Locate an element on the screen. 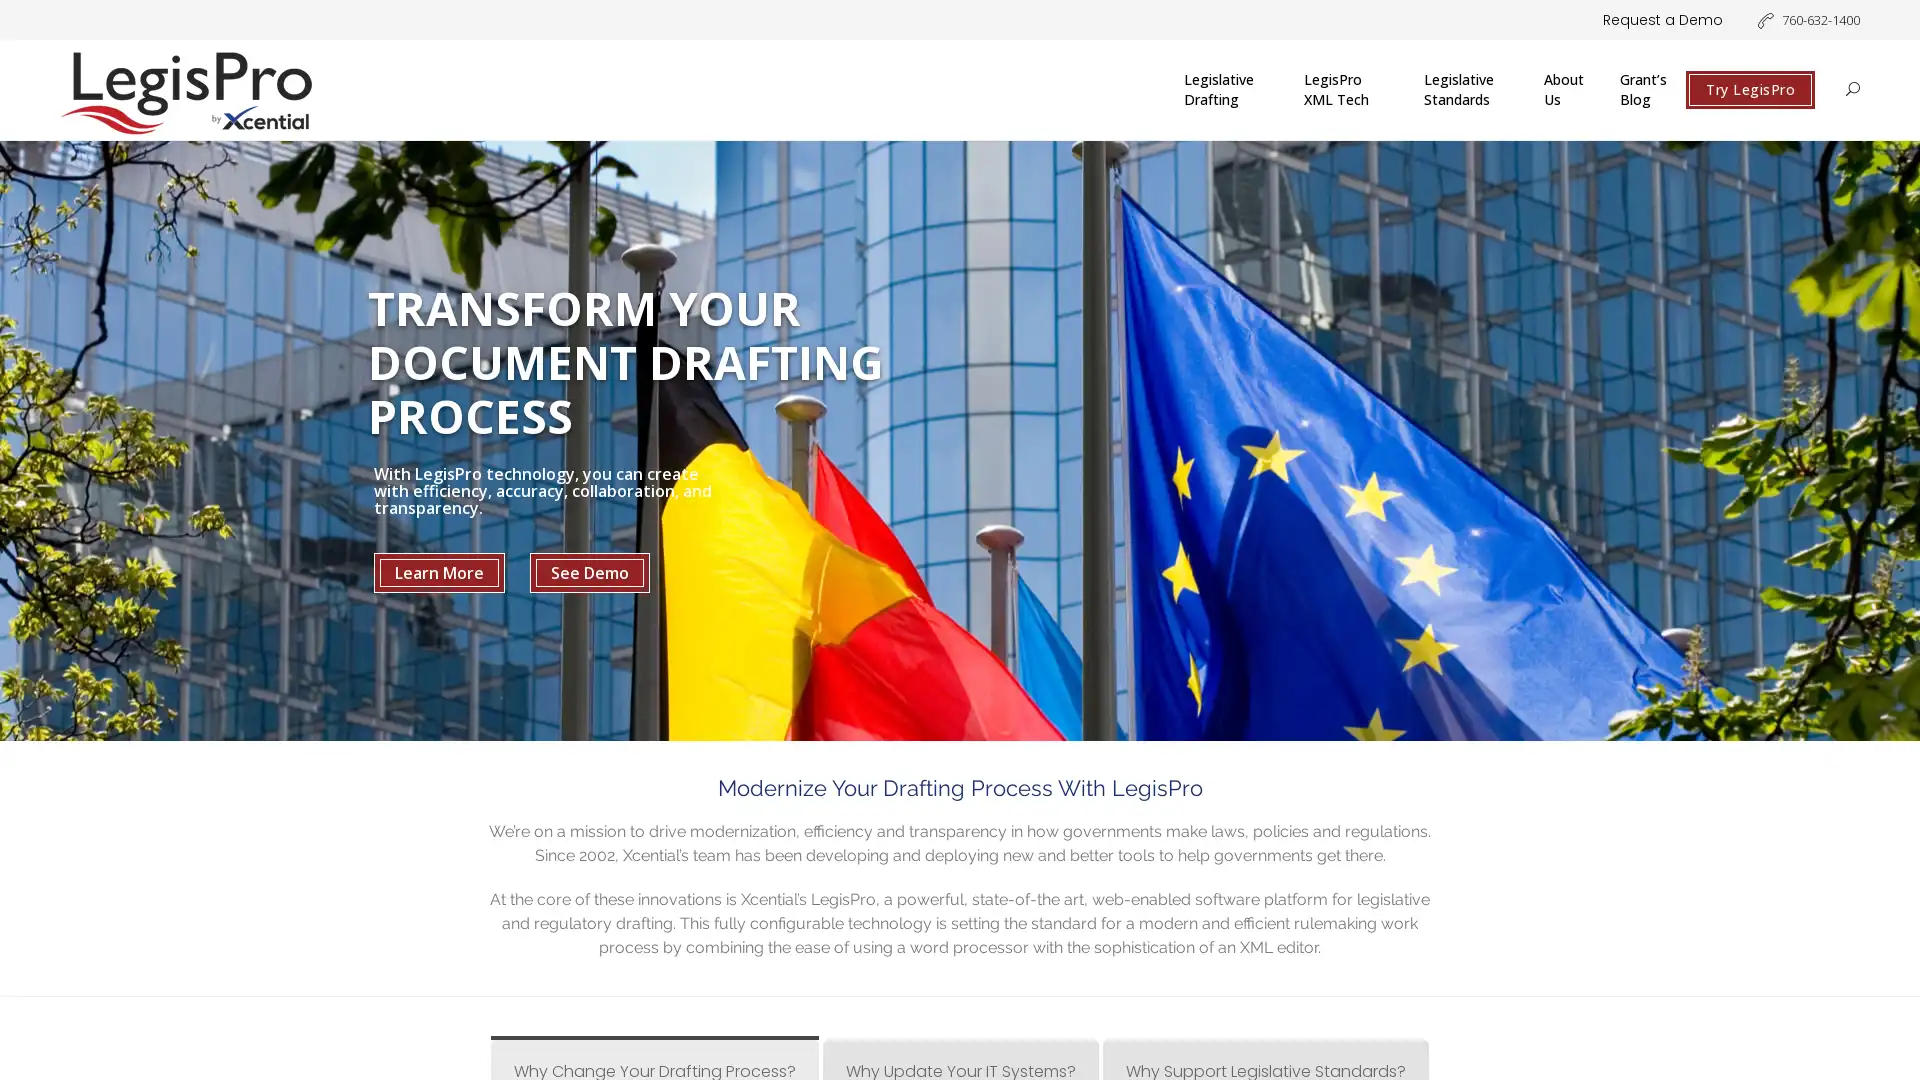  See Demo is located at coordinates (589, 573).